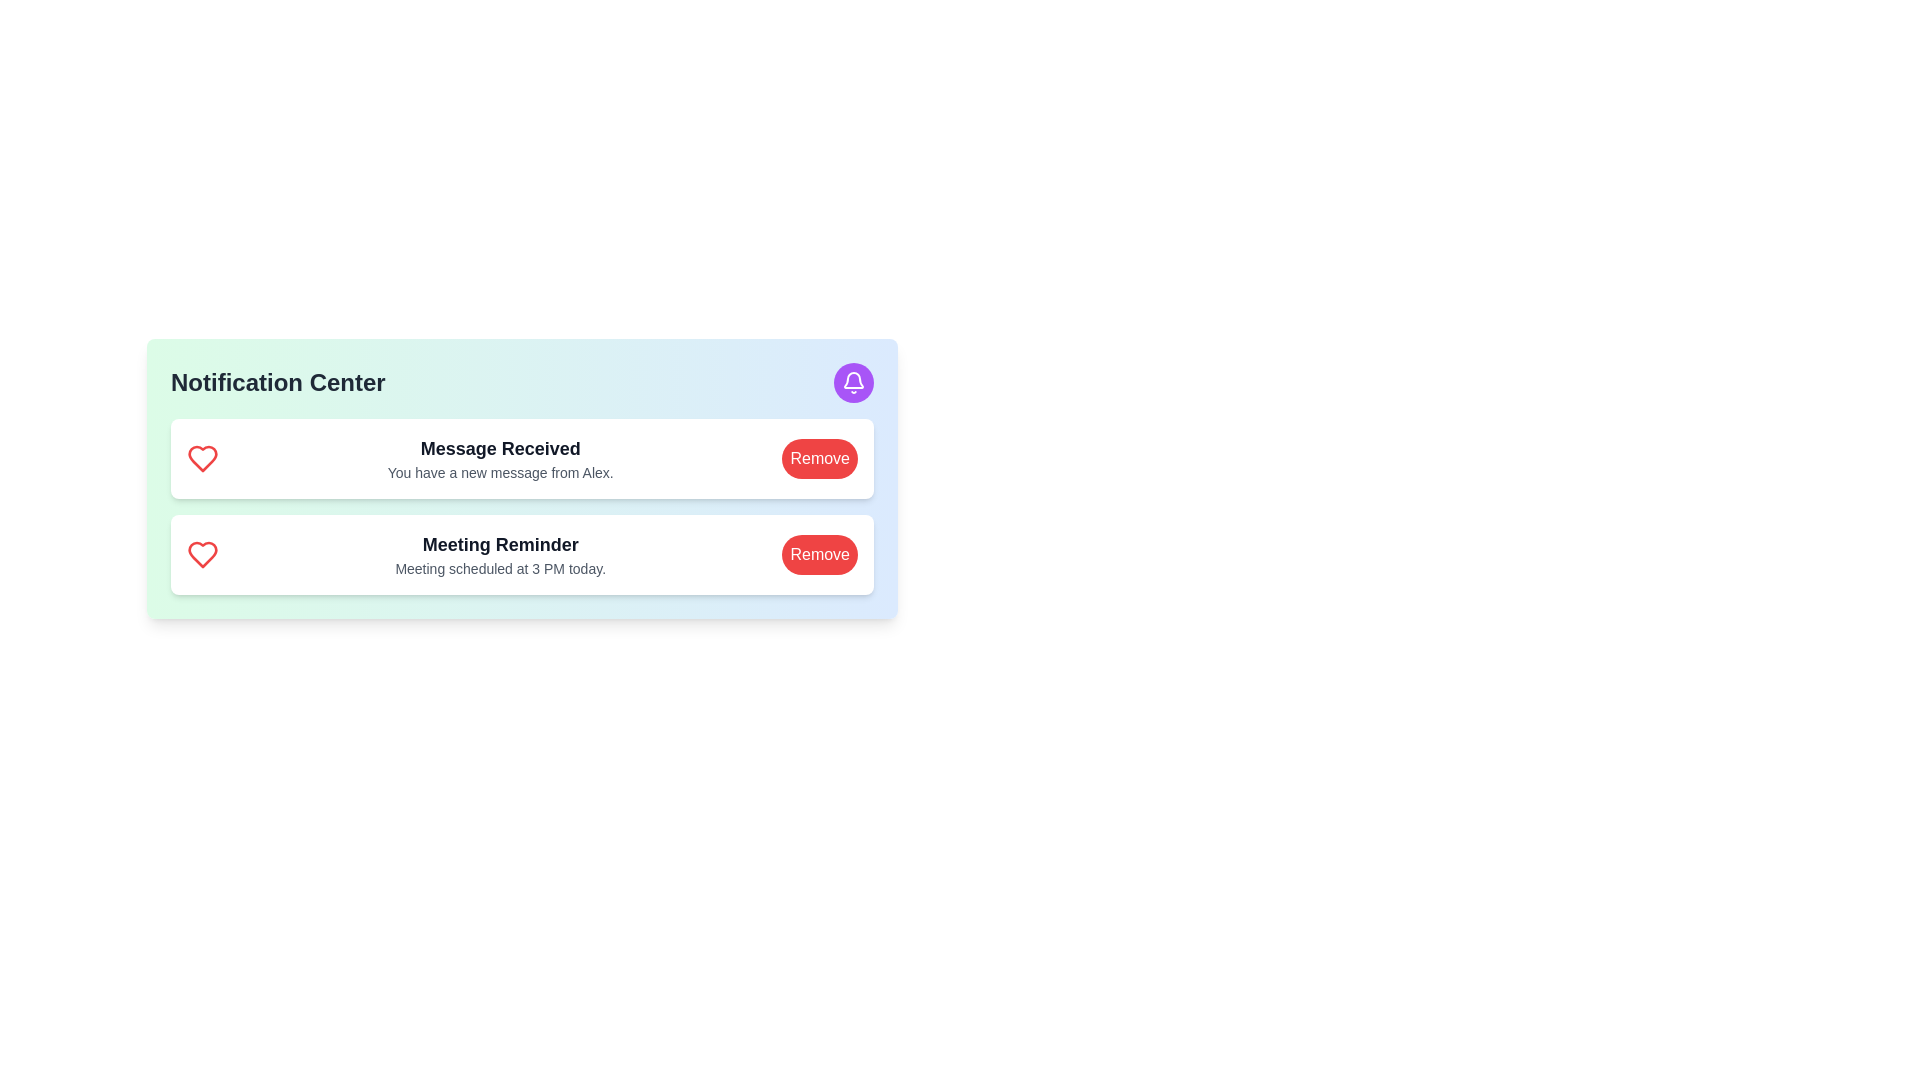 This screenshot has width=1920, height=1080. Describe the element at coordinates (202, 555) in the screenshot. I see `the favorite icon located on the left side of the text 'Meeting Reminder'` at that location.